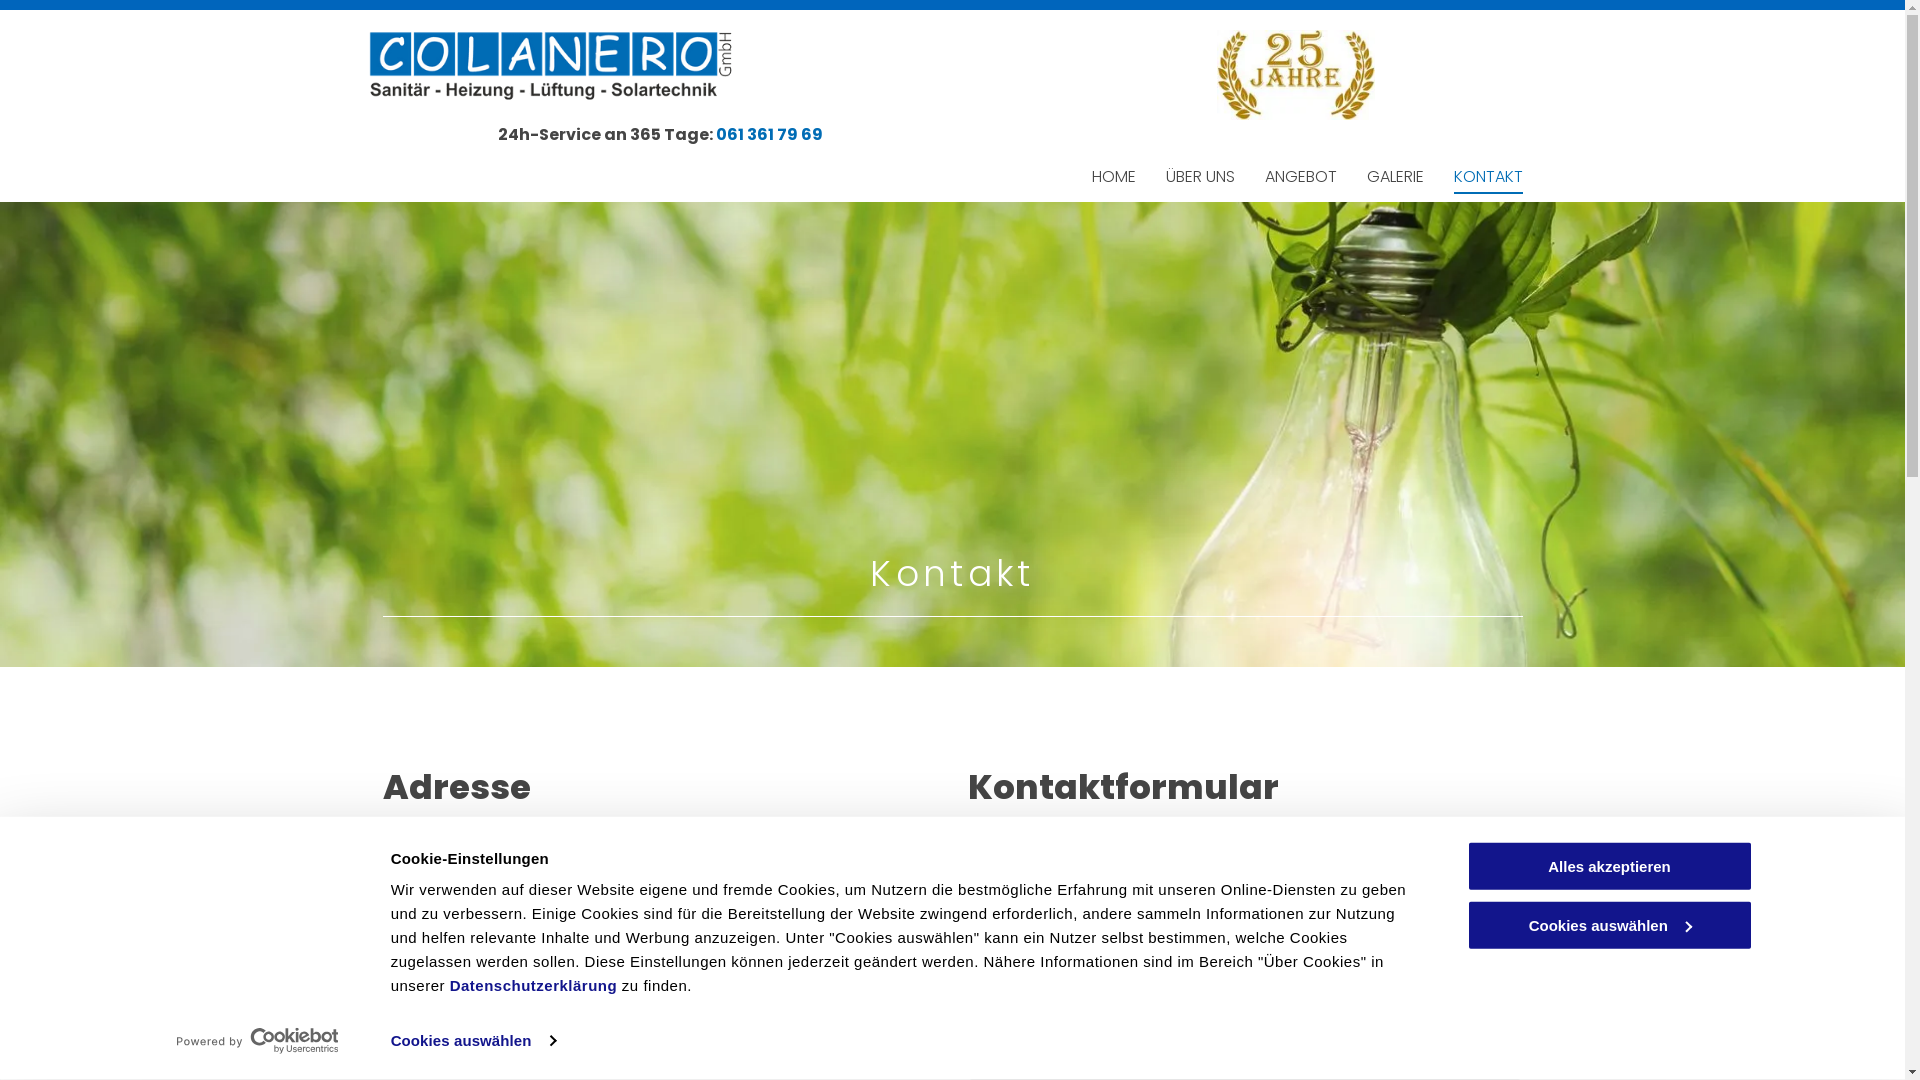 This screenshot has height=1080, width=1920. What do you see at coordinates (768, 134) in the screenshot?
I see `'061 361 79 69'` at bounding box center [768, 134].